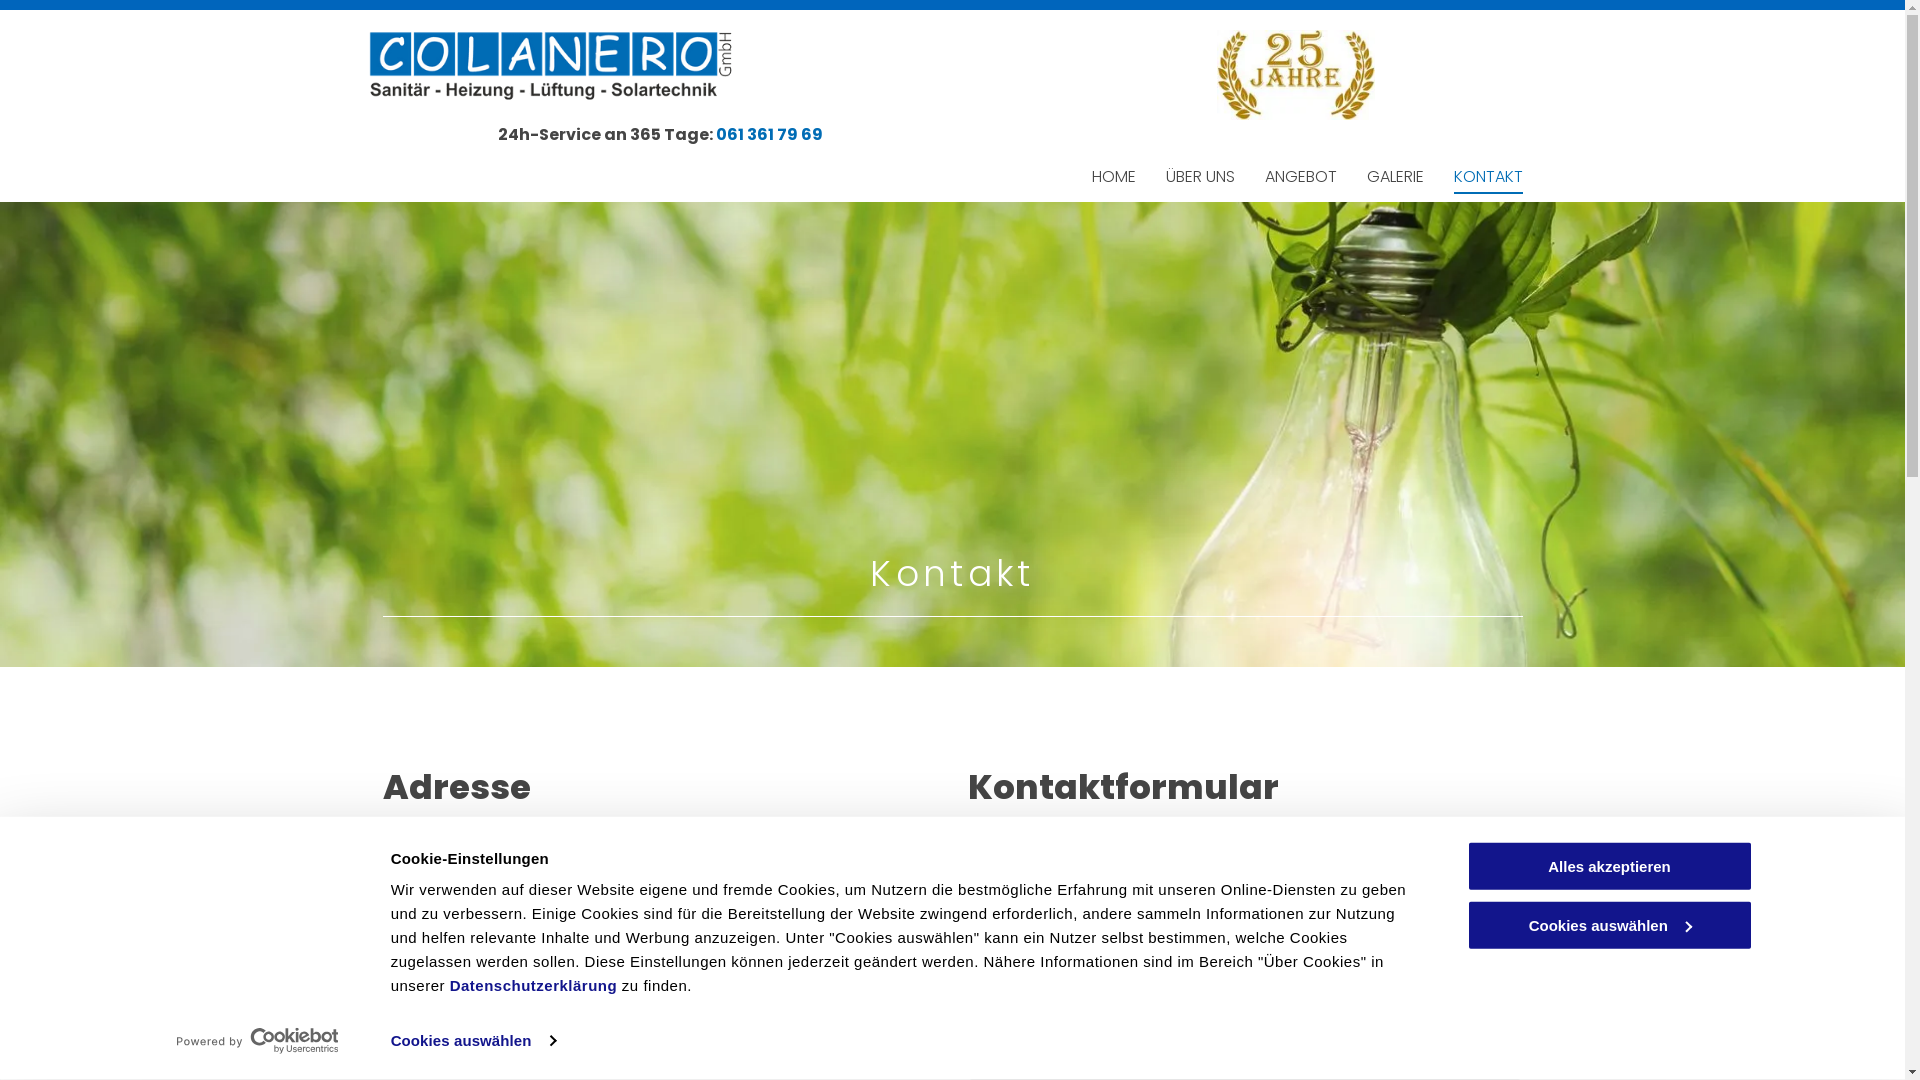 This screenshot has height=1080, width=1920. What do you see at coordinates (768, 134) in the screenshot?
I see `'061 361 79 69'` at bounding box center [768, 134].